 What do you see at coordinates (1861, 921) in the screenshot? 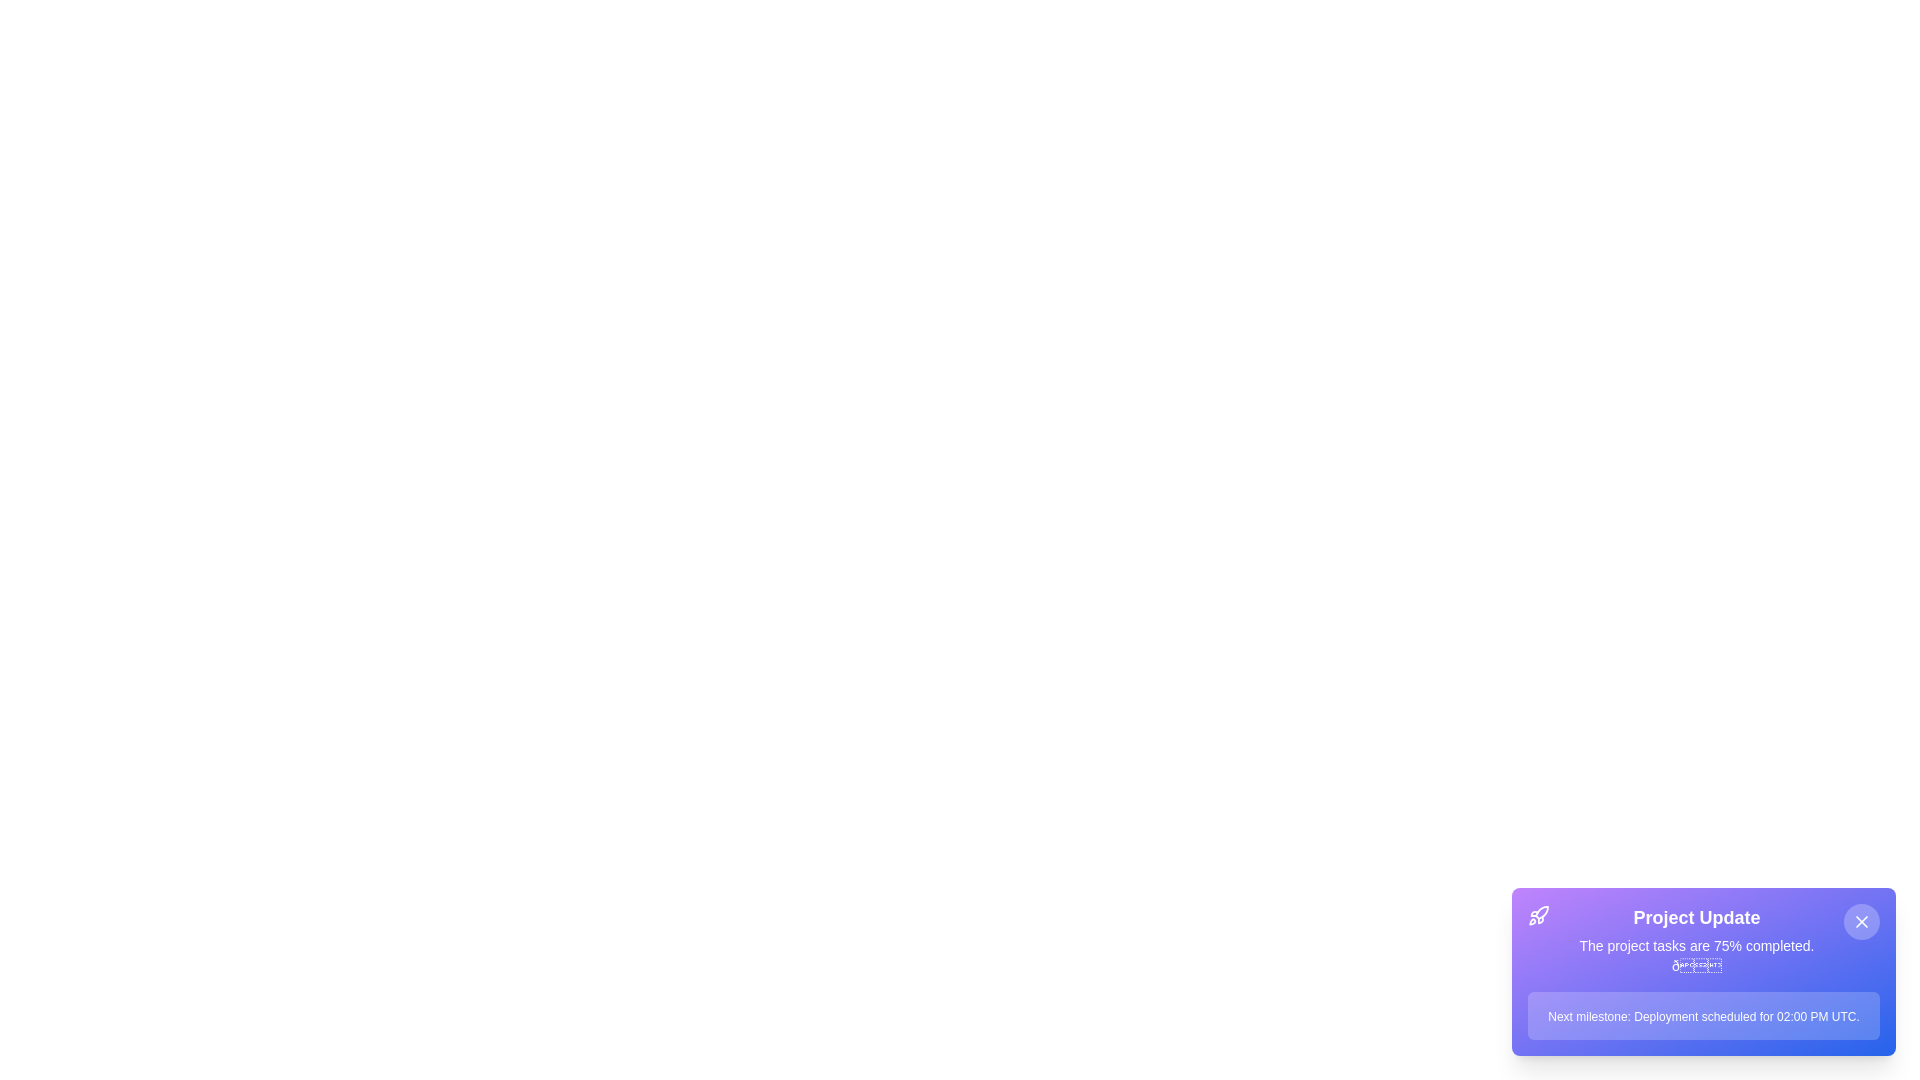
I see `the close button to dismiss the snackbar` at bounding box center [1861, 921].